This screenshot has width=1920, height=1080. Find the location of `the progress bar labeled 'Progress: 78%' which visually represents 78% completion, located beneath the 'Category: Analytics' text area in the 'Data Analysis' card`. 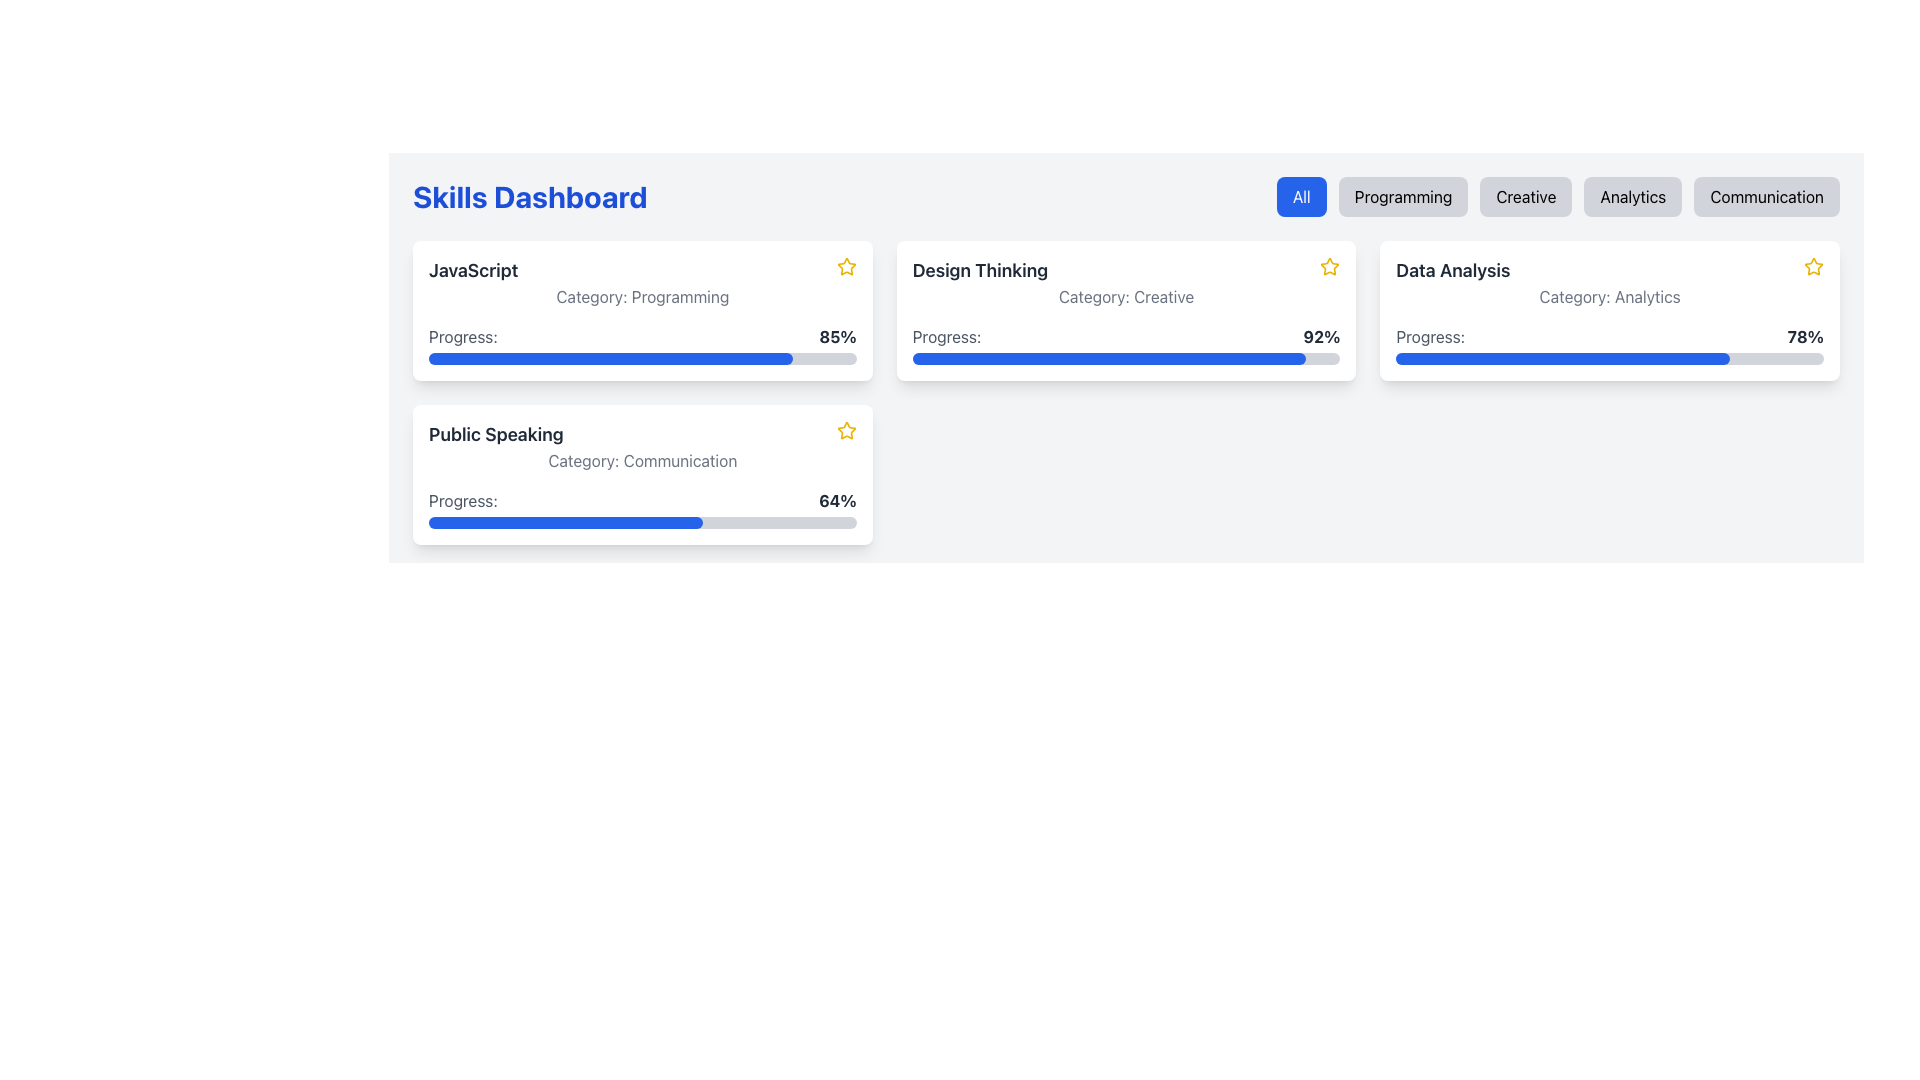

the progress bar labeled 'Progress: 78%' which visually represents 78% completion, located beneath the 'Category: Analytics' text area in the 'Data Analysis' card is located at coordinates (1610, 343).